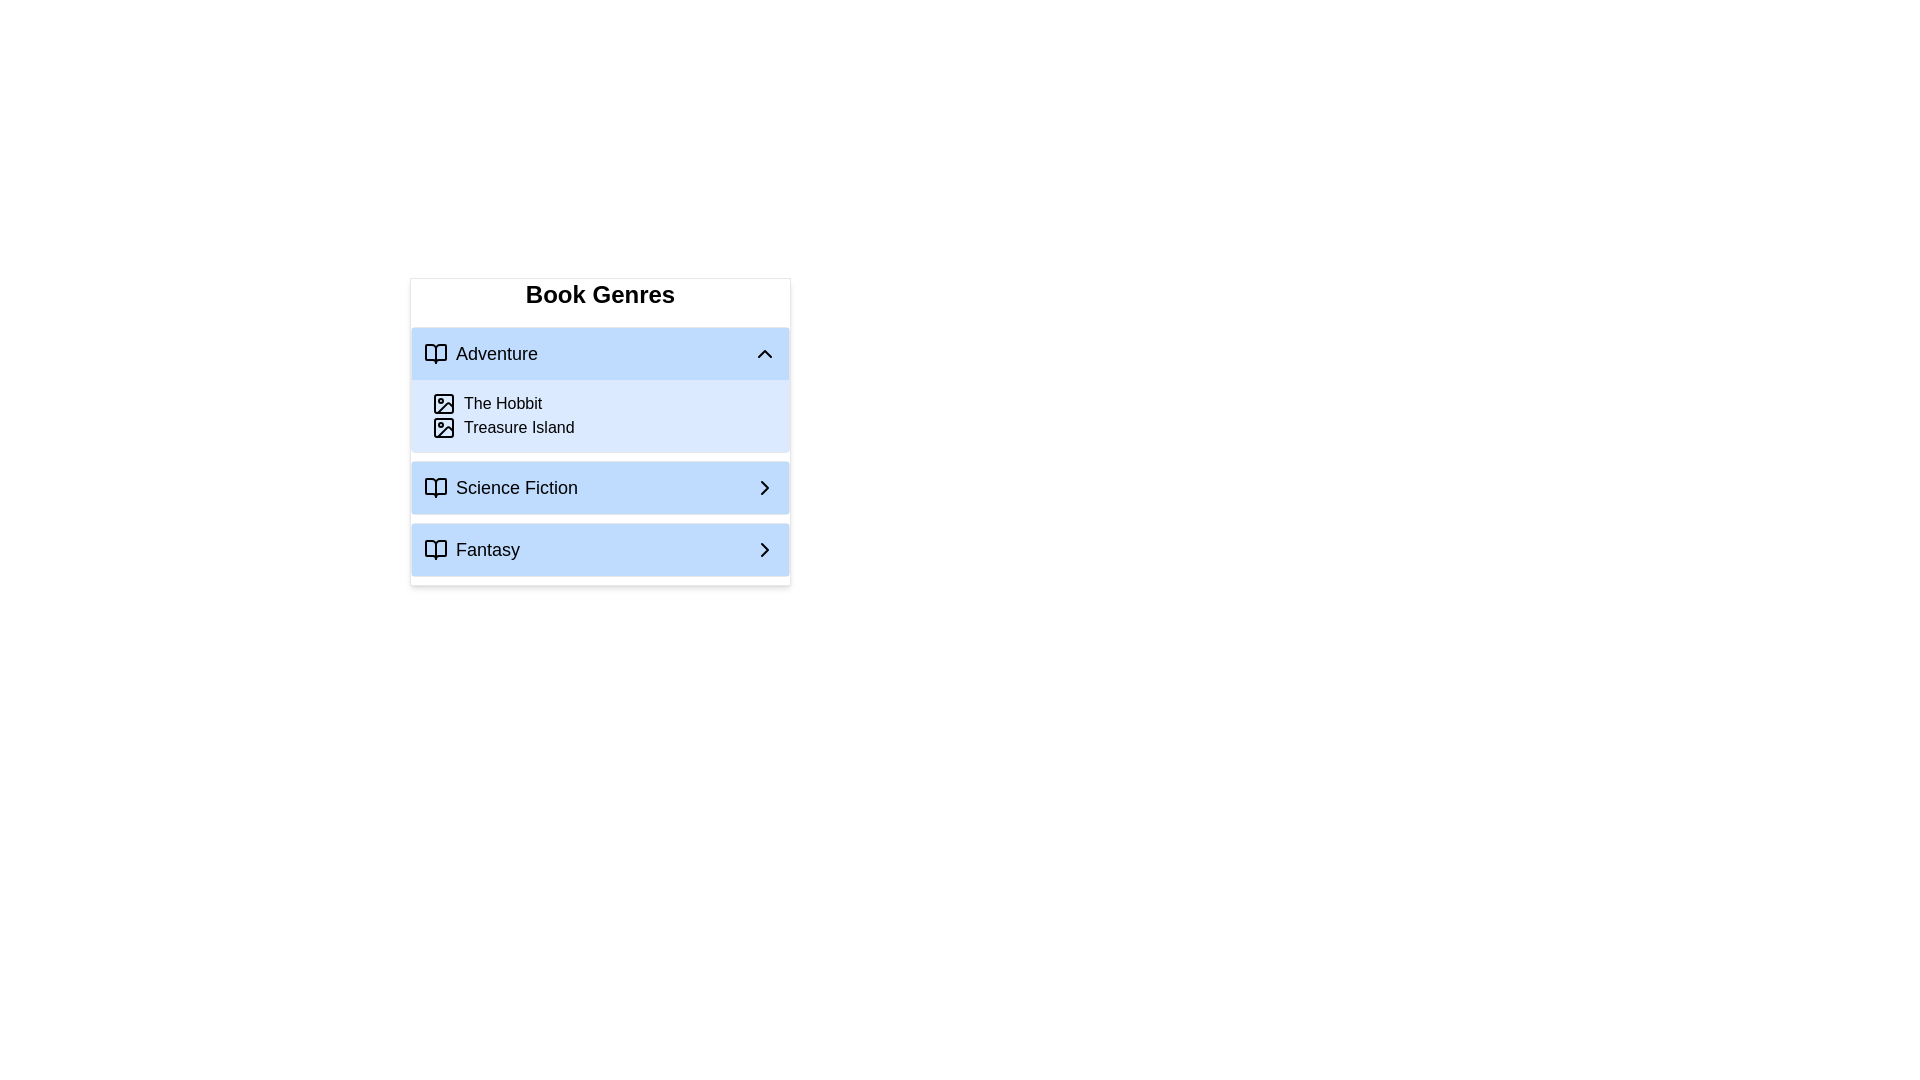 The height and width of the screenshot is (1080, 1920). I want to click on the black rounded rectangle SVG shape element that is part of the composite icon preceding 'The Hobbit' in the 'Adventure' category under 'Book Genres', so click(443, 427).